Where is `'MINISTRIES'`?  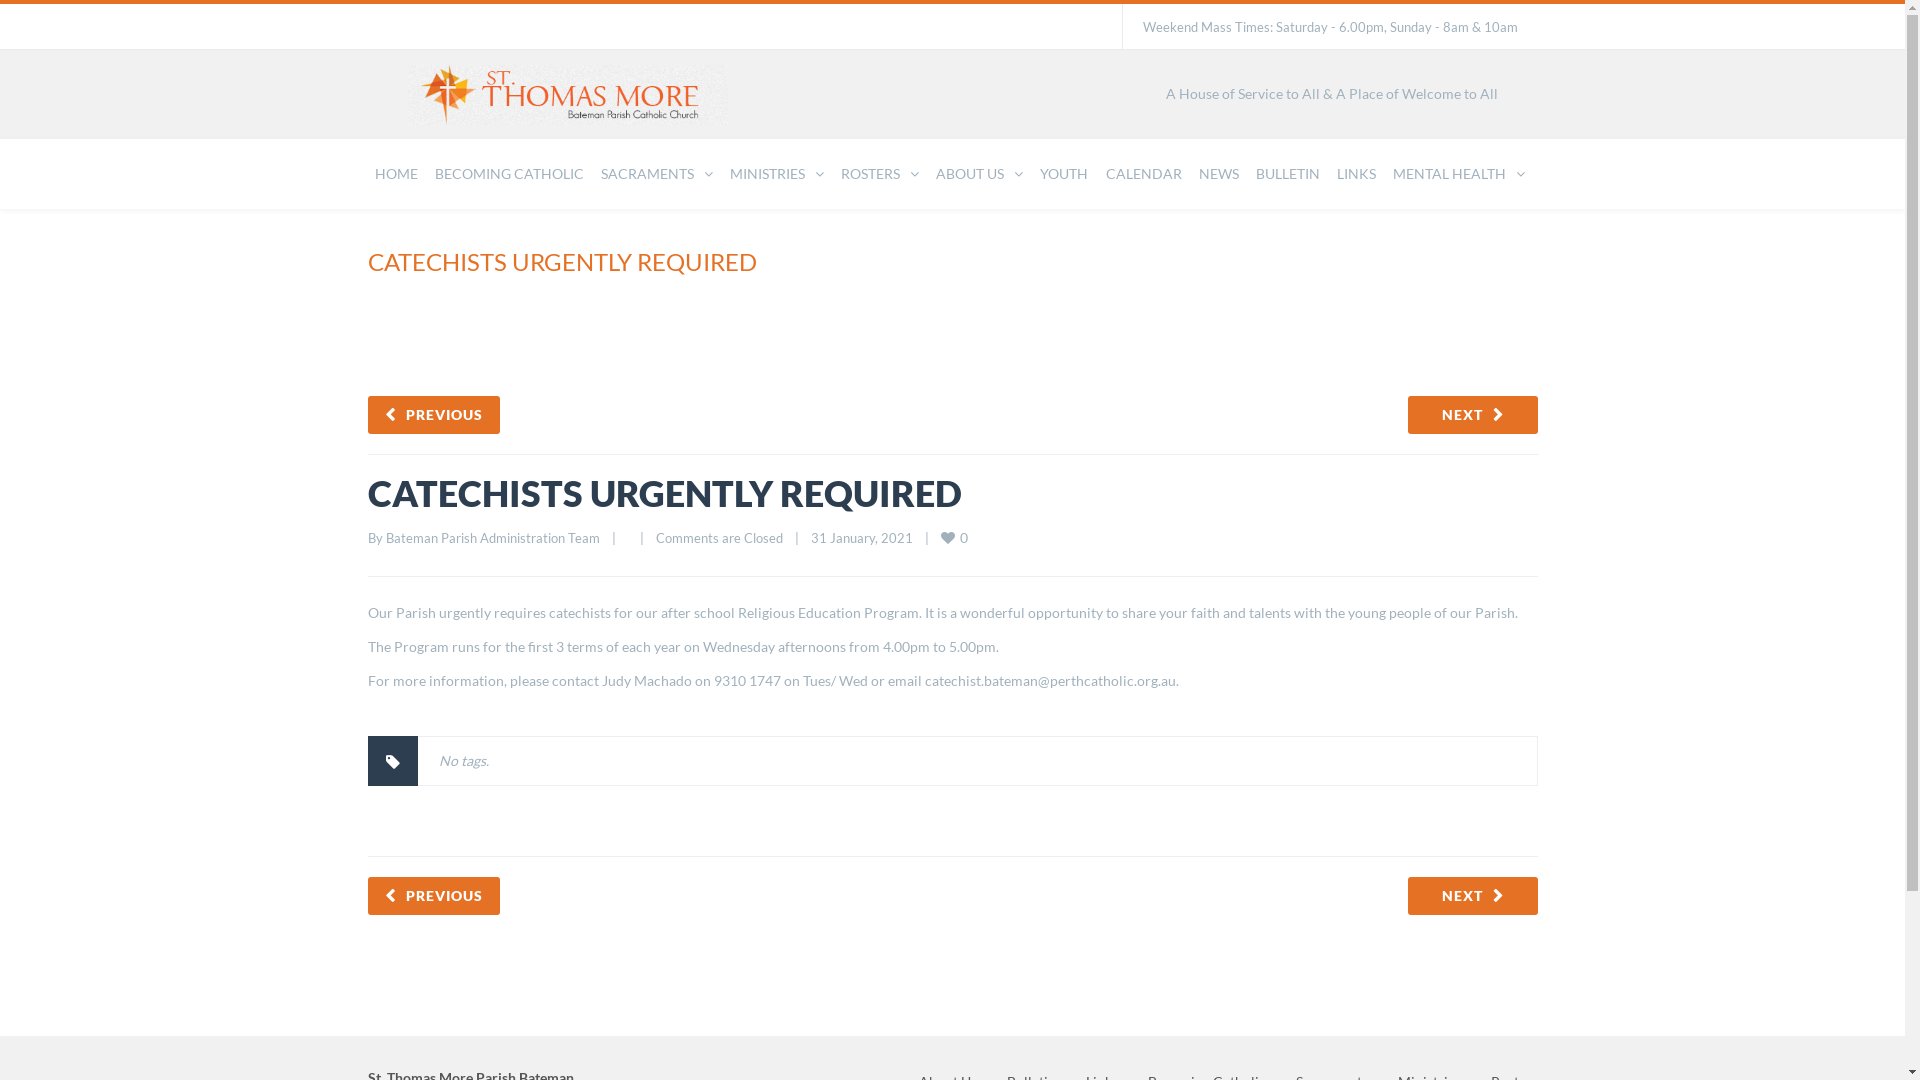
'MINISTRIES' is located at coordinates (776, 172).